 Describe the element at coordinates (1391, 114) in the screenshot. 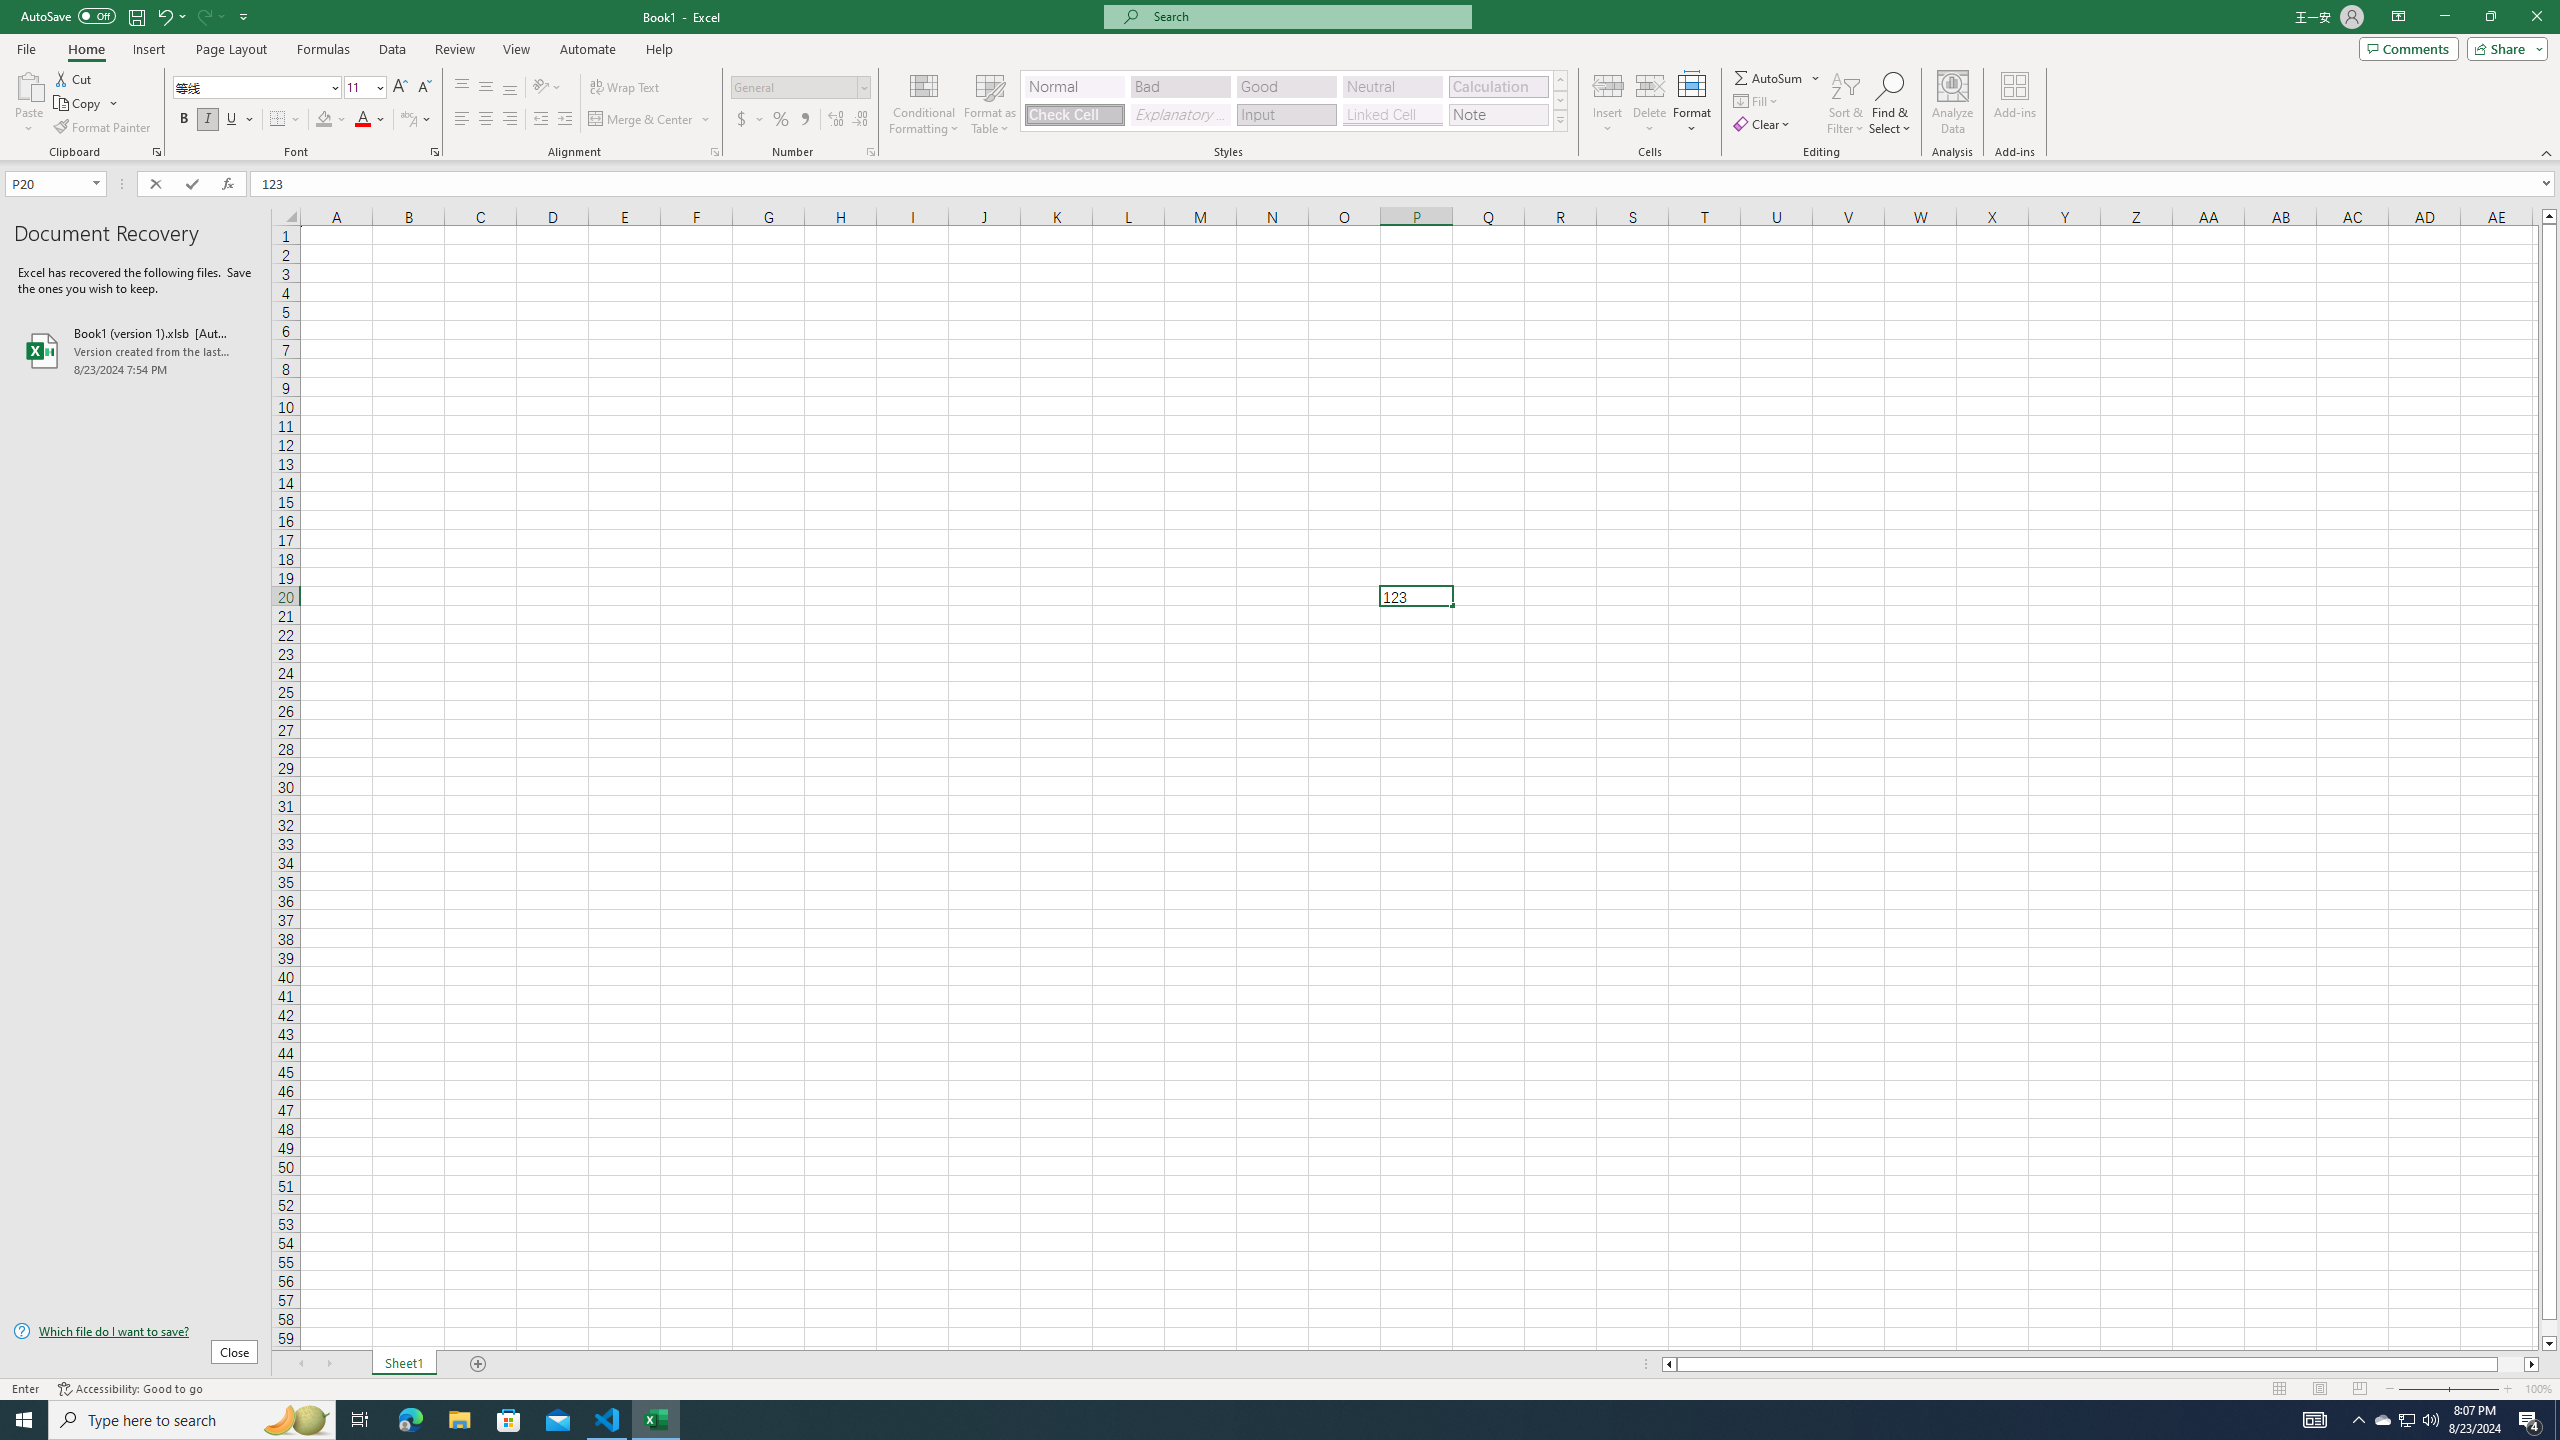

I see `'Linked Cell'` at that location.